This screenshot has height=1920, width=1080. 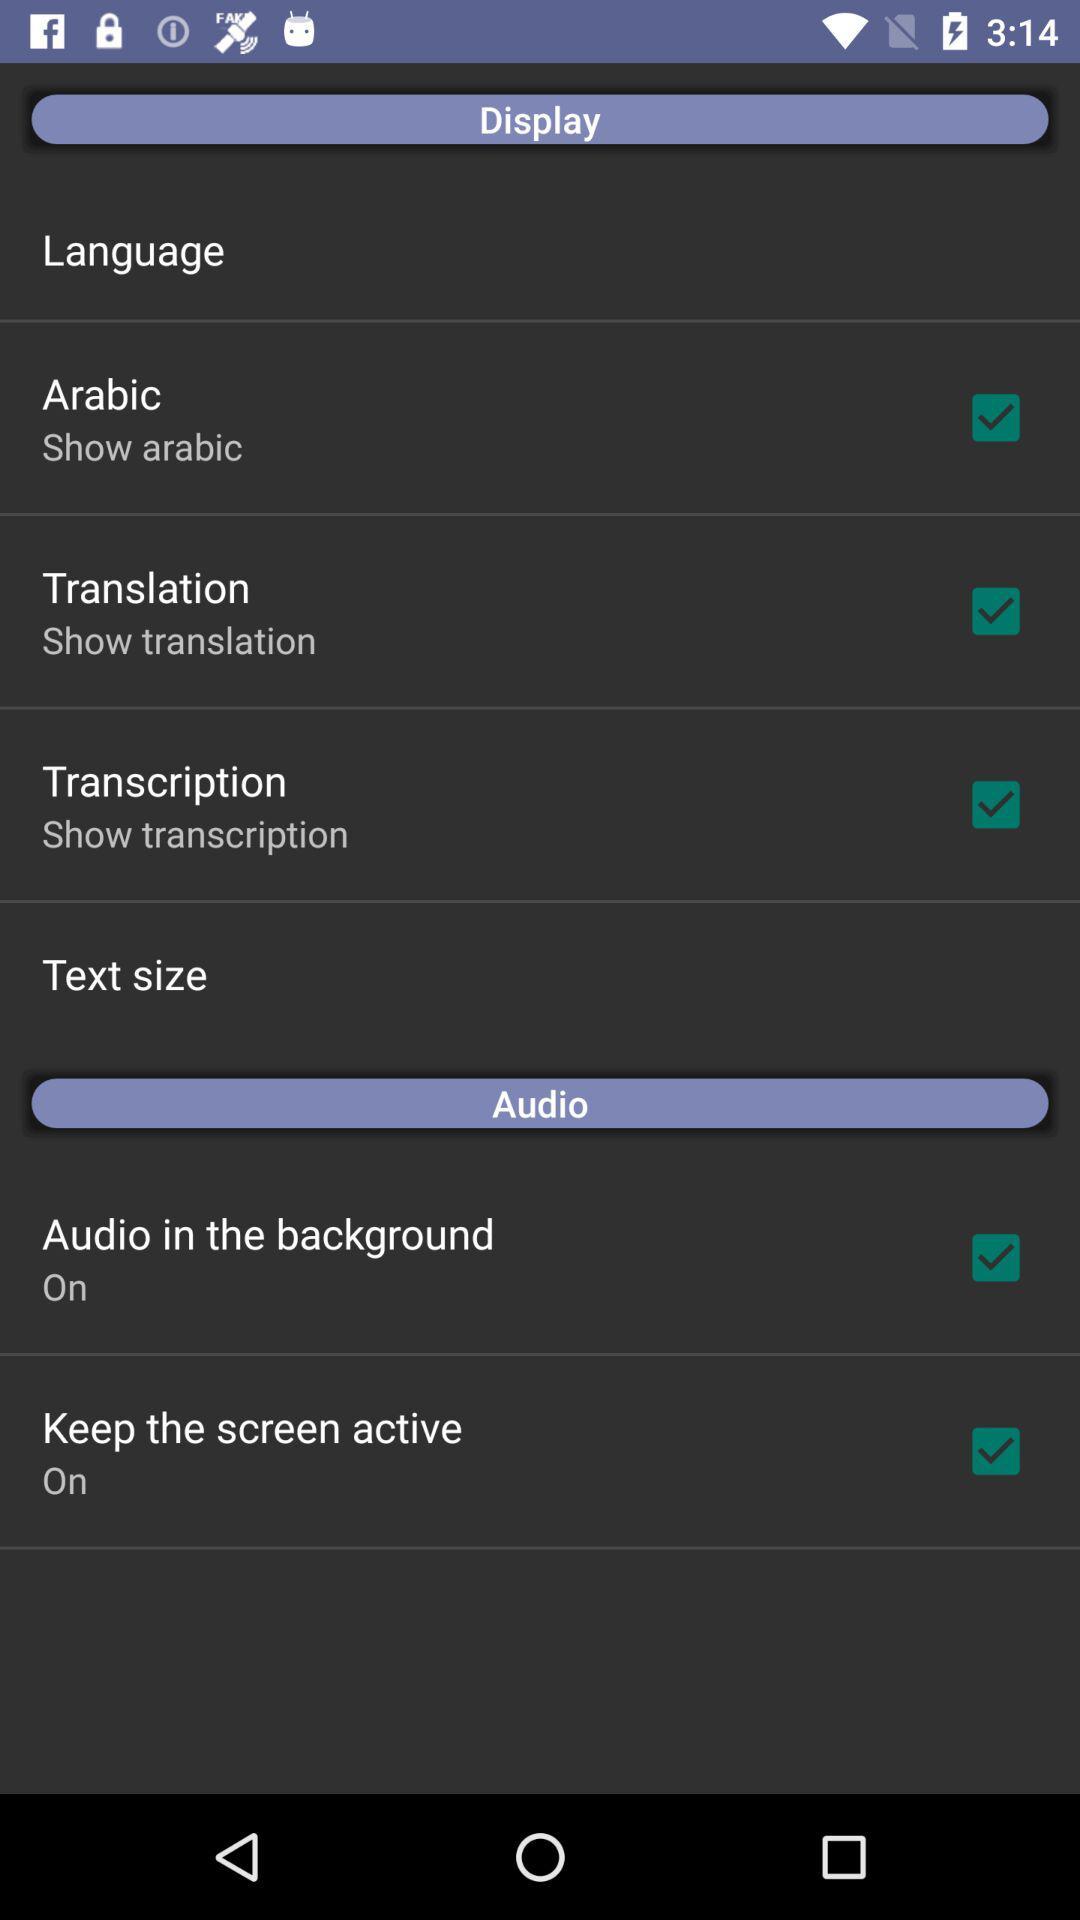 I want to click on the show arabic icon, so click(x=141, y=445).